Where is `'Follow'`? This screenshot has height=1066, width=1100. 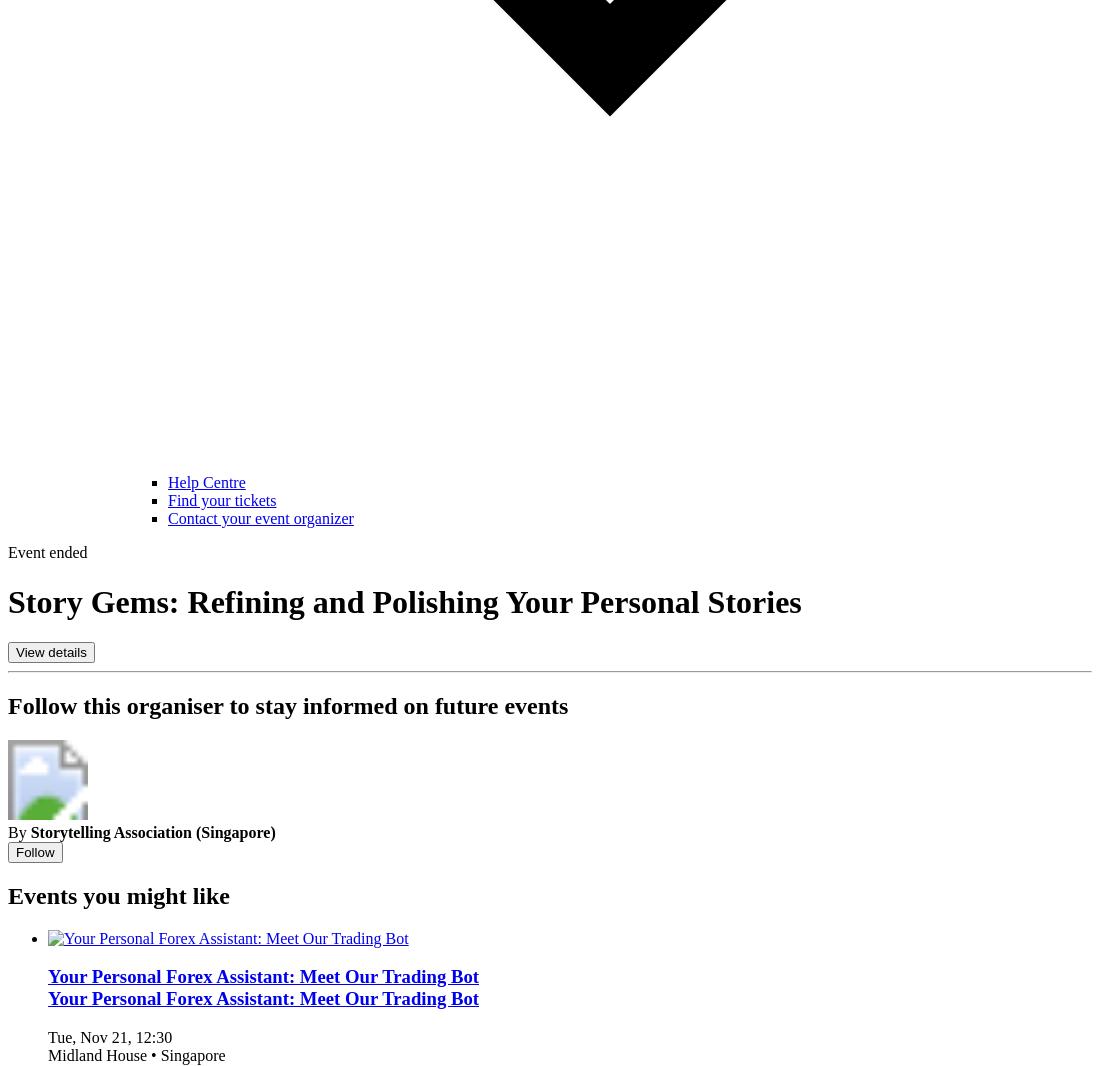 'Follow' is located at coordinates (33, 851).